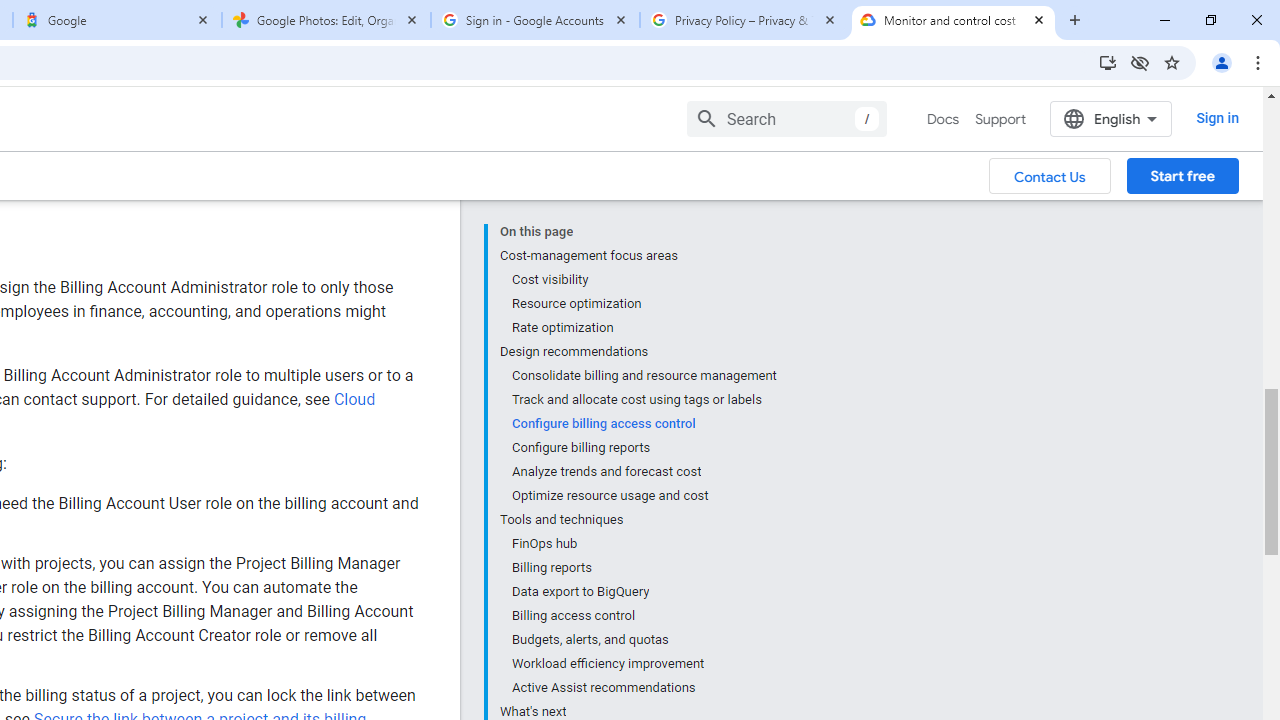 The width and height of the screenshot is (1280, 720). I want to click on 'Cost-management focus areas', so click(637, 254).